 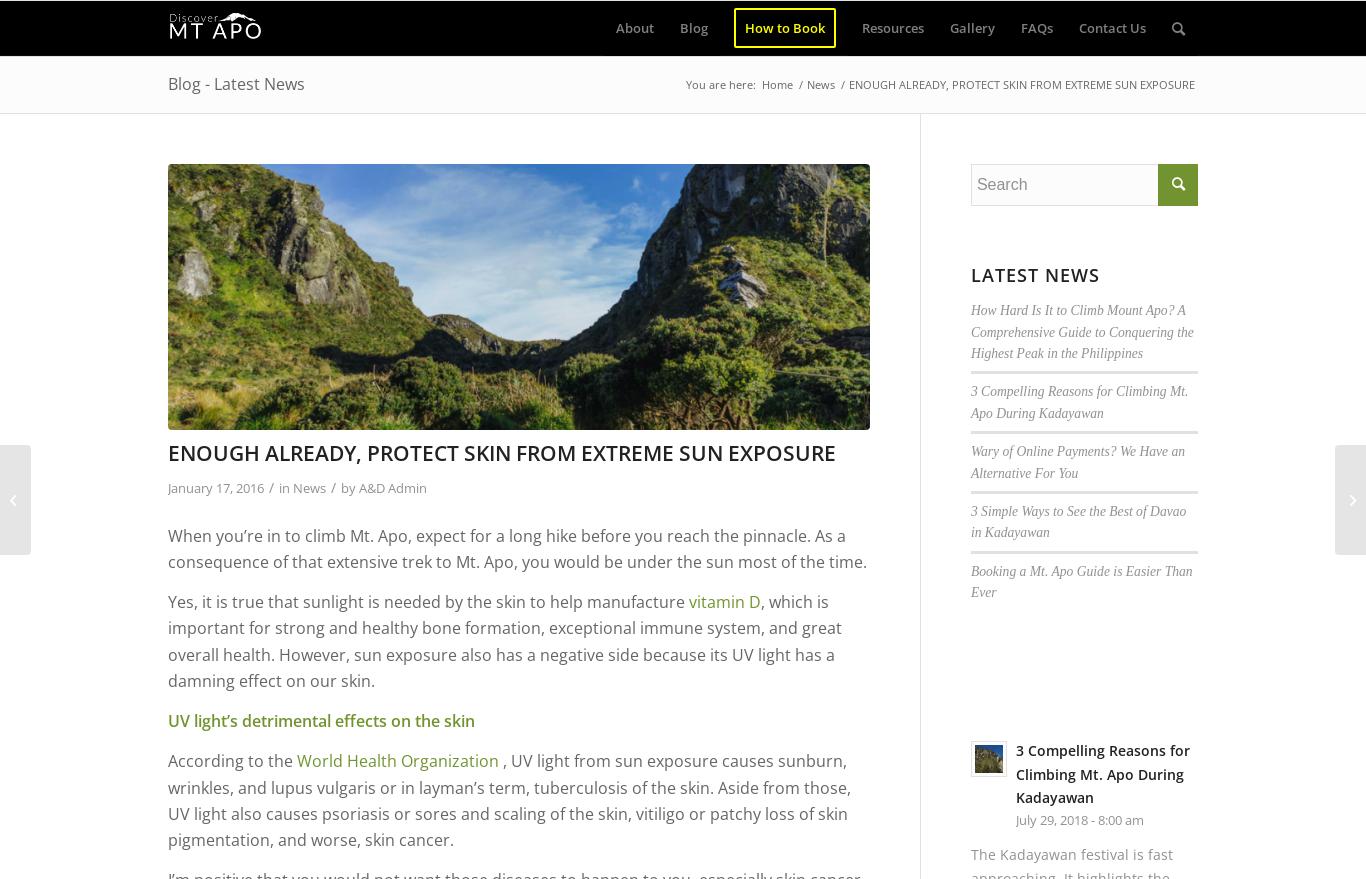 I want to click on 'According to the', so click(x=232, y=761).